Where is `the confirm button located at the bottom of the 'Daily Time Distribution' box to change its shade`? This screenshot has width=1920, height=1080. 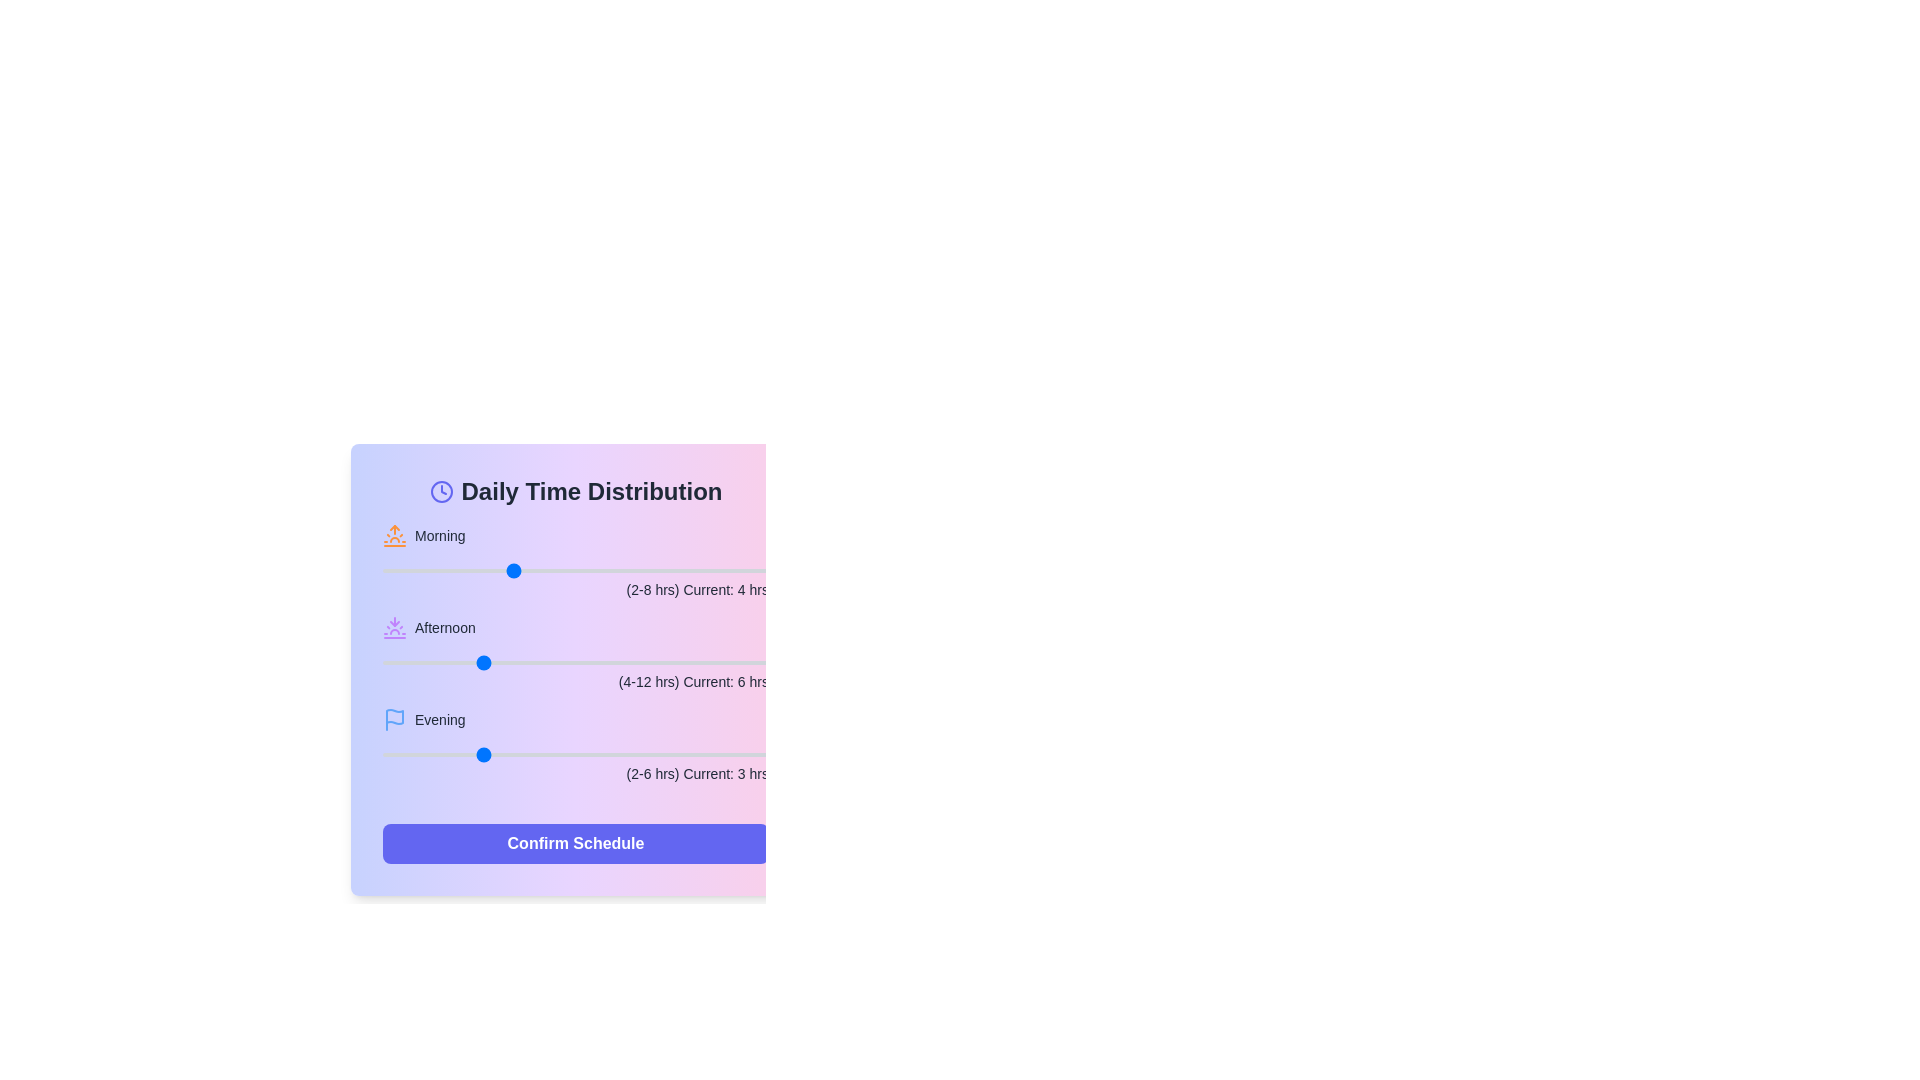
the confirm button located at the bottom of the 'Daily Time Distribution' box to change its shade is located at coordinates (575, 844).